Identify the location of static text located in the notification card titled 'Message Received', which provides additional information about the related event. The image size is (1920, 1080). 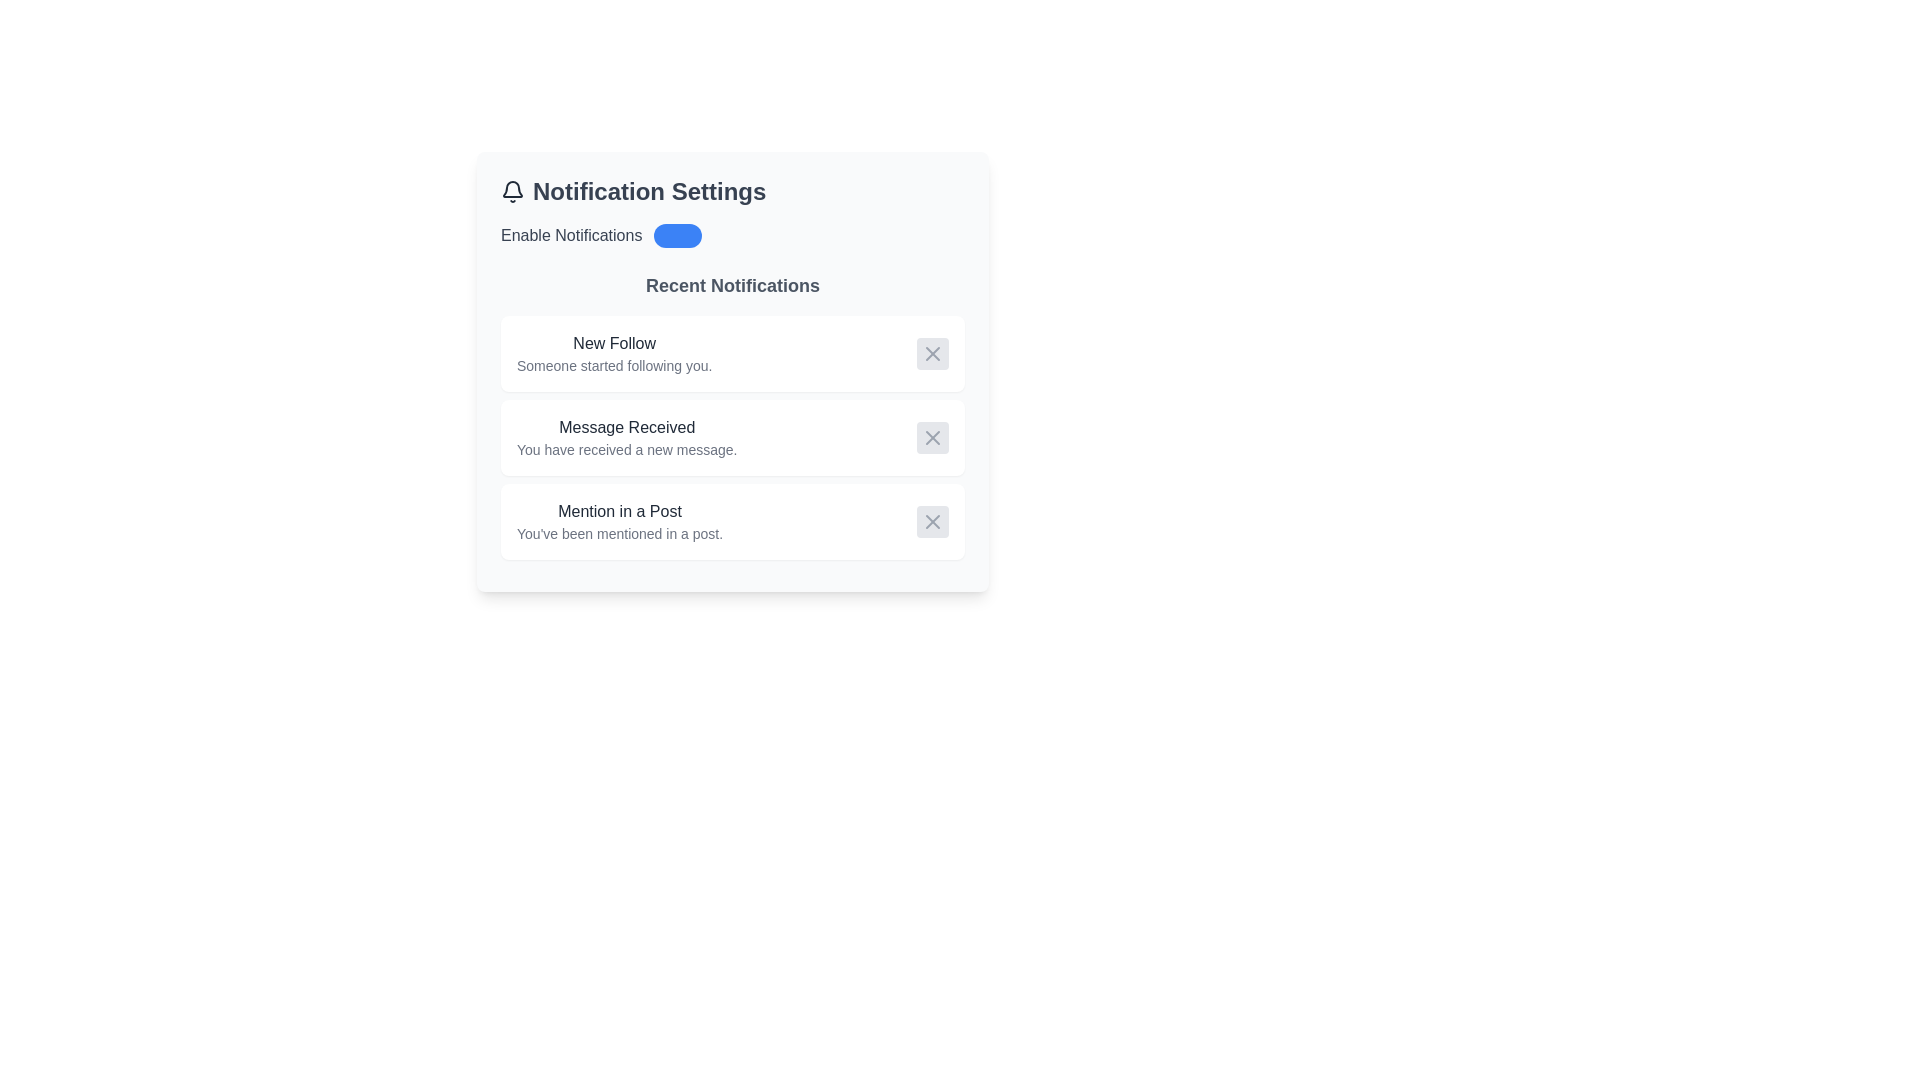
(626, 450).